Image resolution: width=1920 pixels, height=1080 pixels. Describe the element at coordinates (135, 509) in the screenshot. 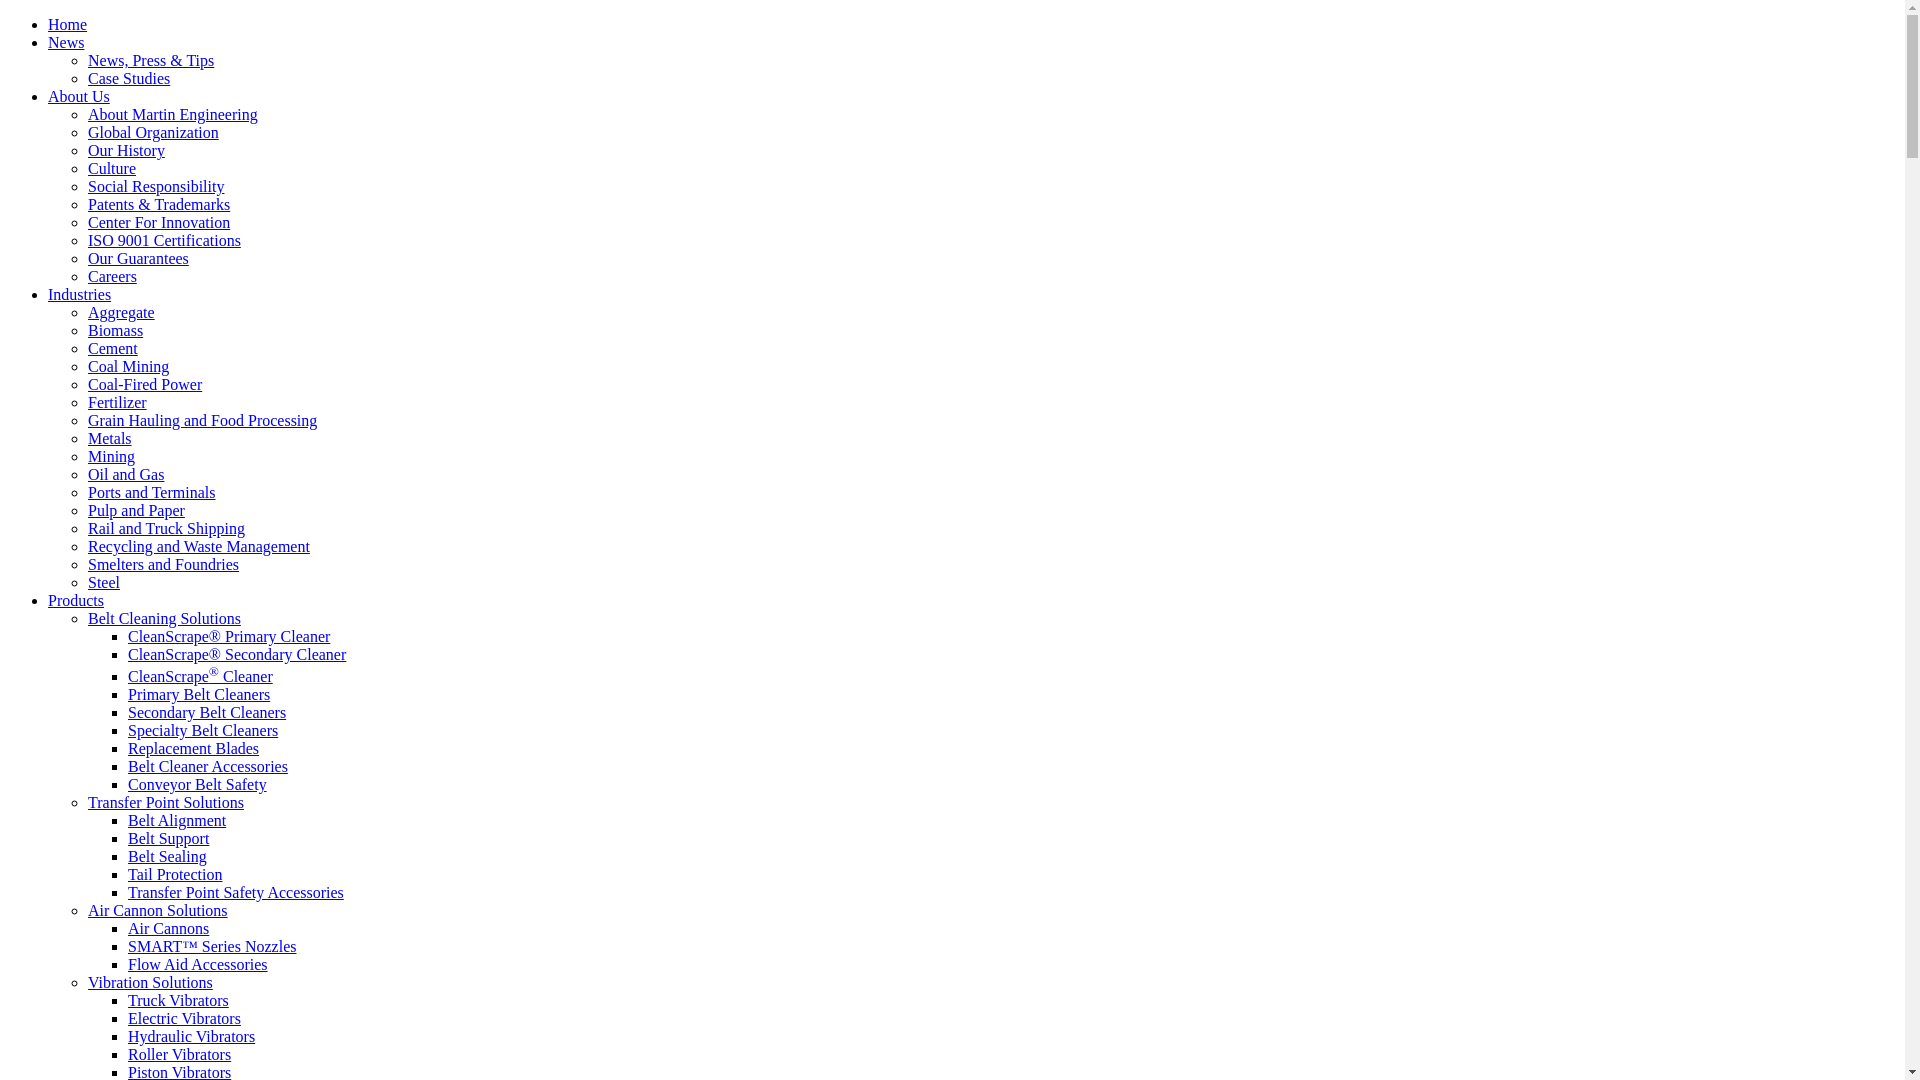

I see `'Pulp and Paper'` at that location.